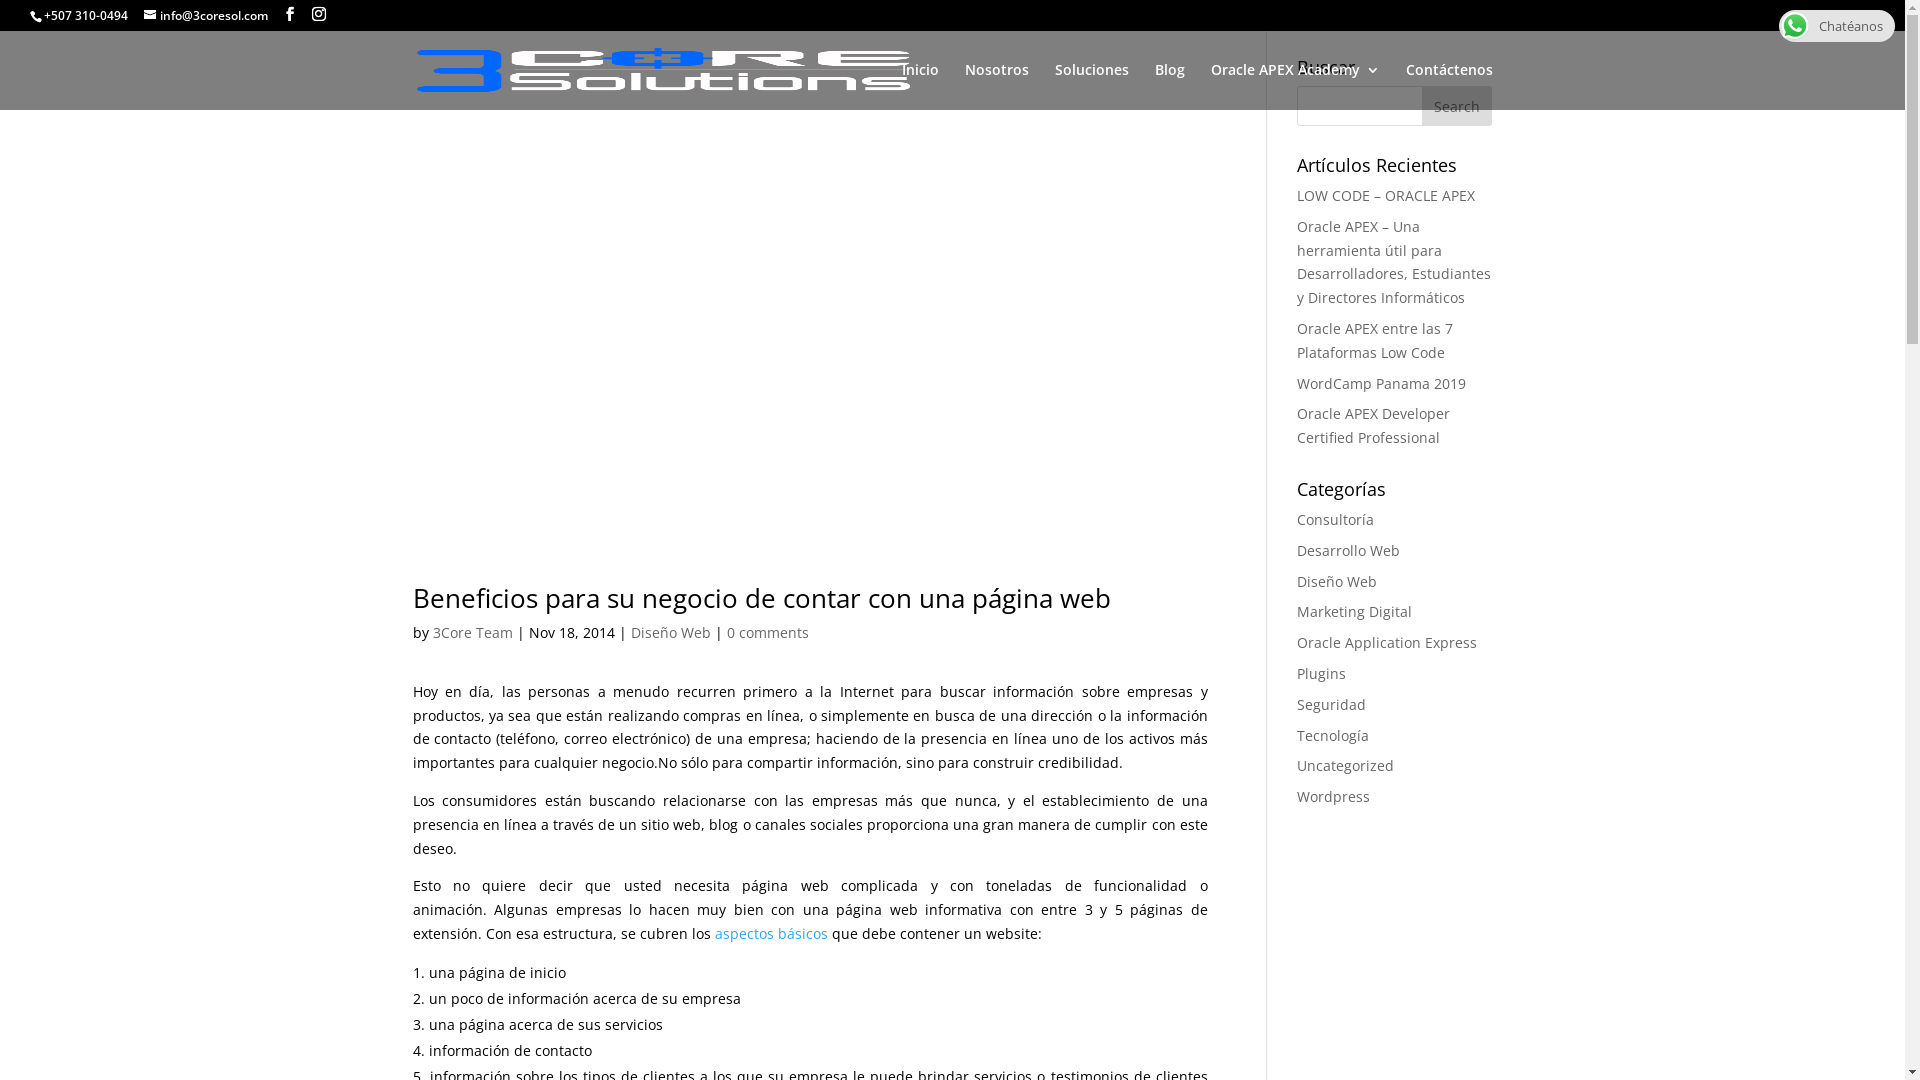 Image resolution: width=1920 pixels, height=1080 pixels. What do you see at coordinates (470, 632) in the screenshot?
I see `'3Core Team'` at bounding box center [470, 632].